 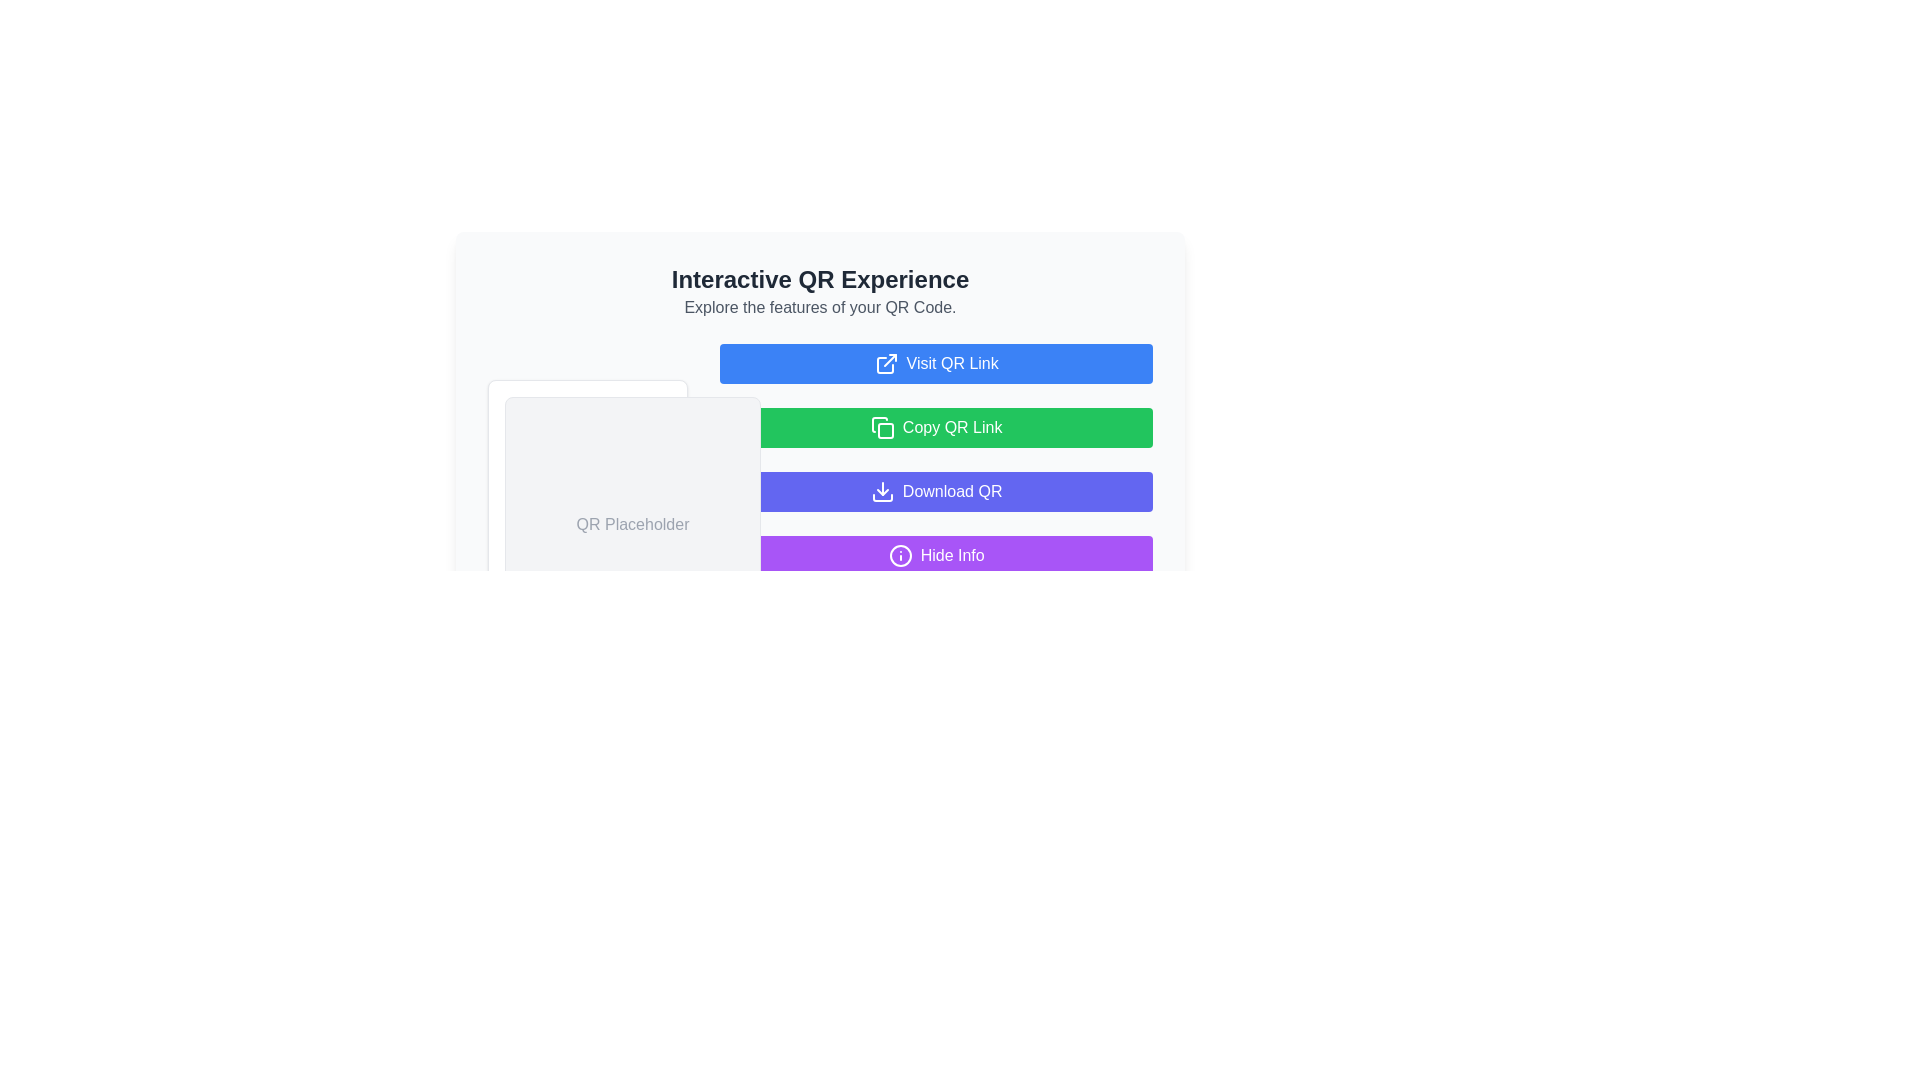 What do you see at coordinates (899, 555) in the screenshot?
I see `the informational icon located within the 'Hide Info' button at the bottom-right of the layout` at bounding box center [899, 555].